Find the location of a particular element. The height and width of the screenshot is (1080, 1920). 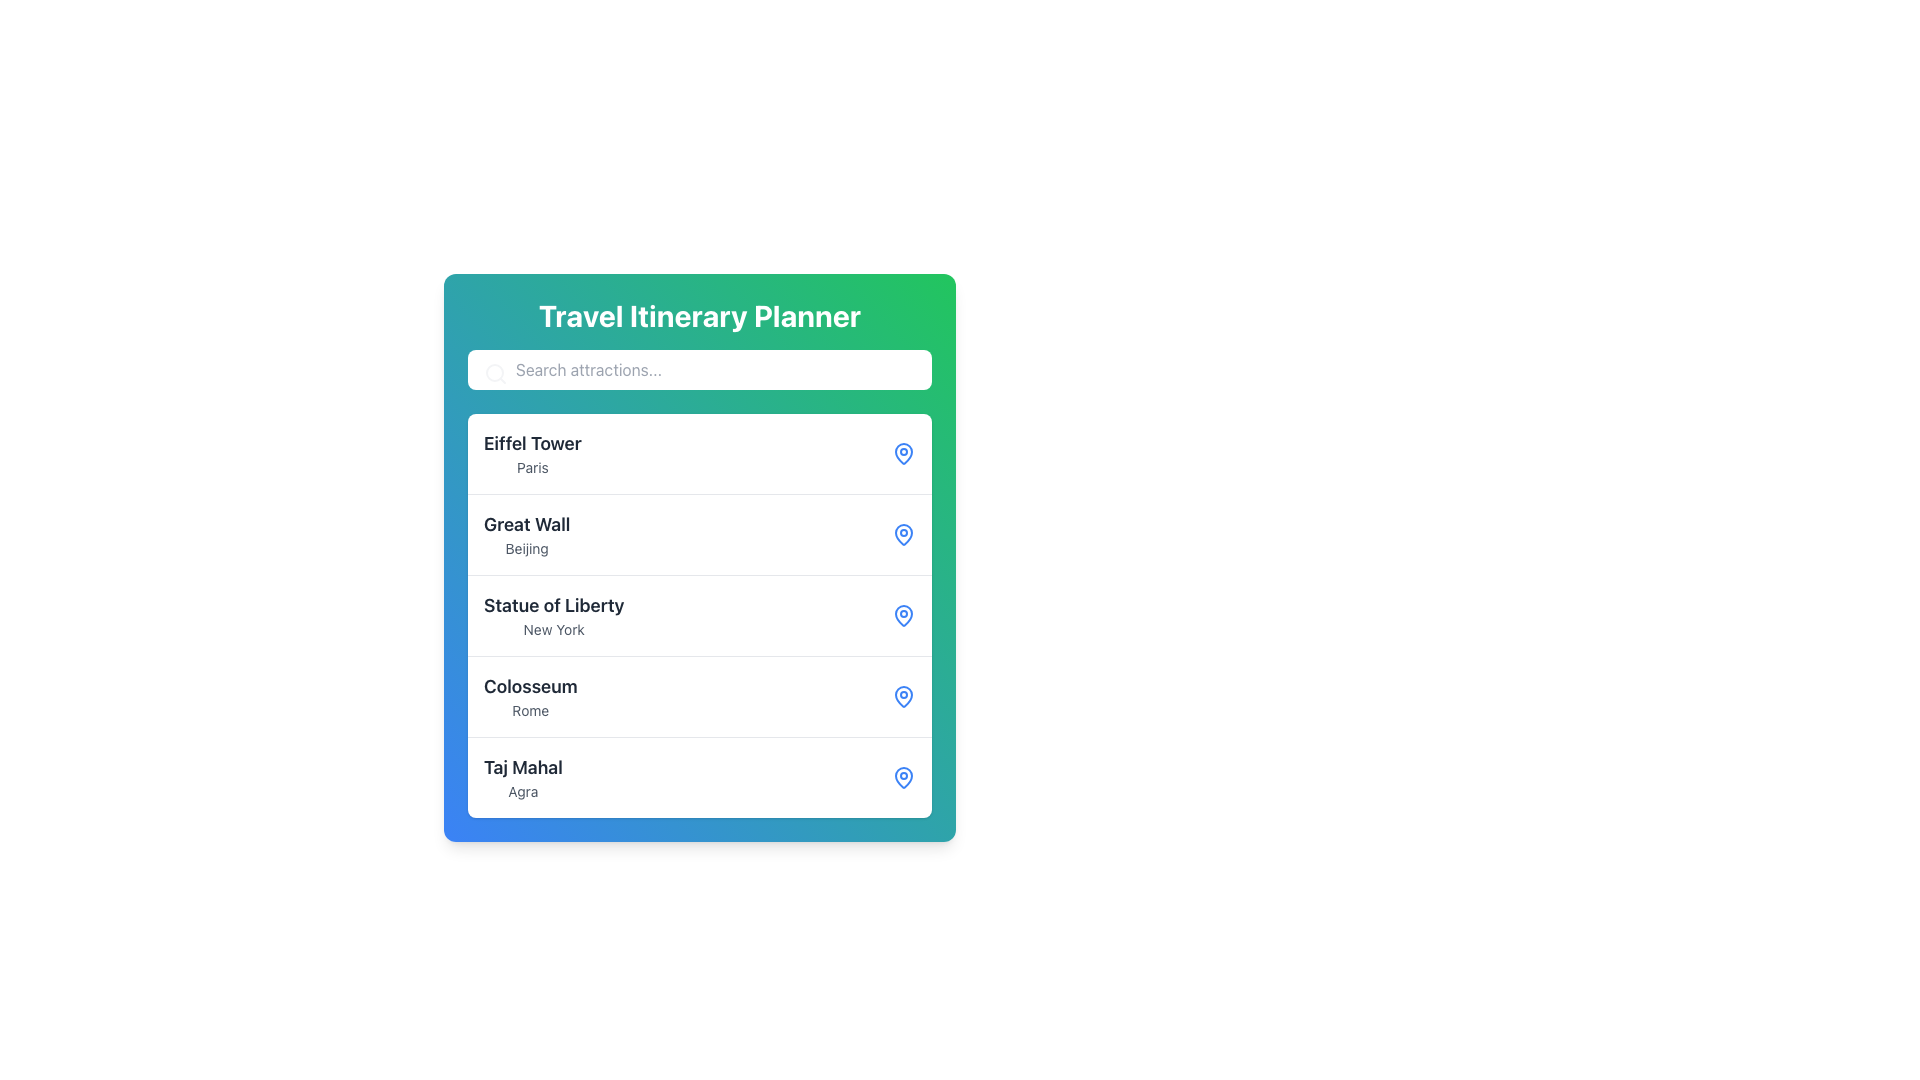

the text label displaying 'Taj Mahal' which is styled with 'text-lg font-semibold' and is located at the bottom of the list of attractions is located at coordinates (523, 766).